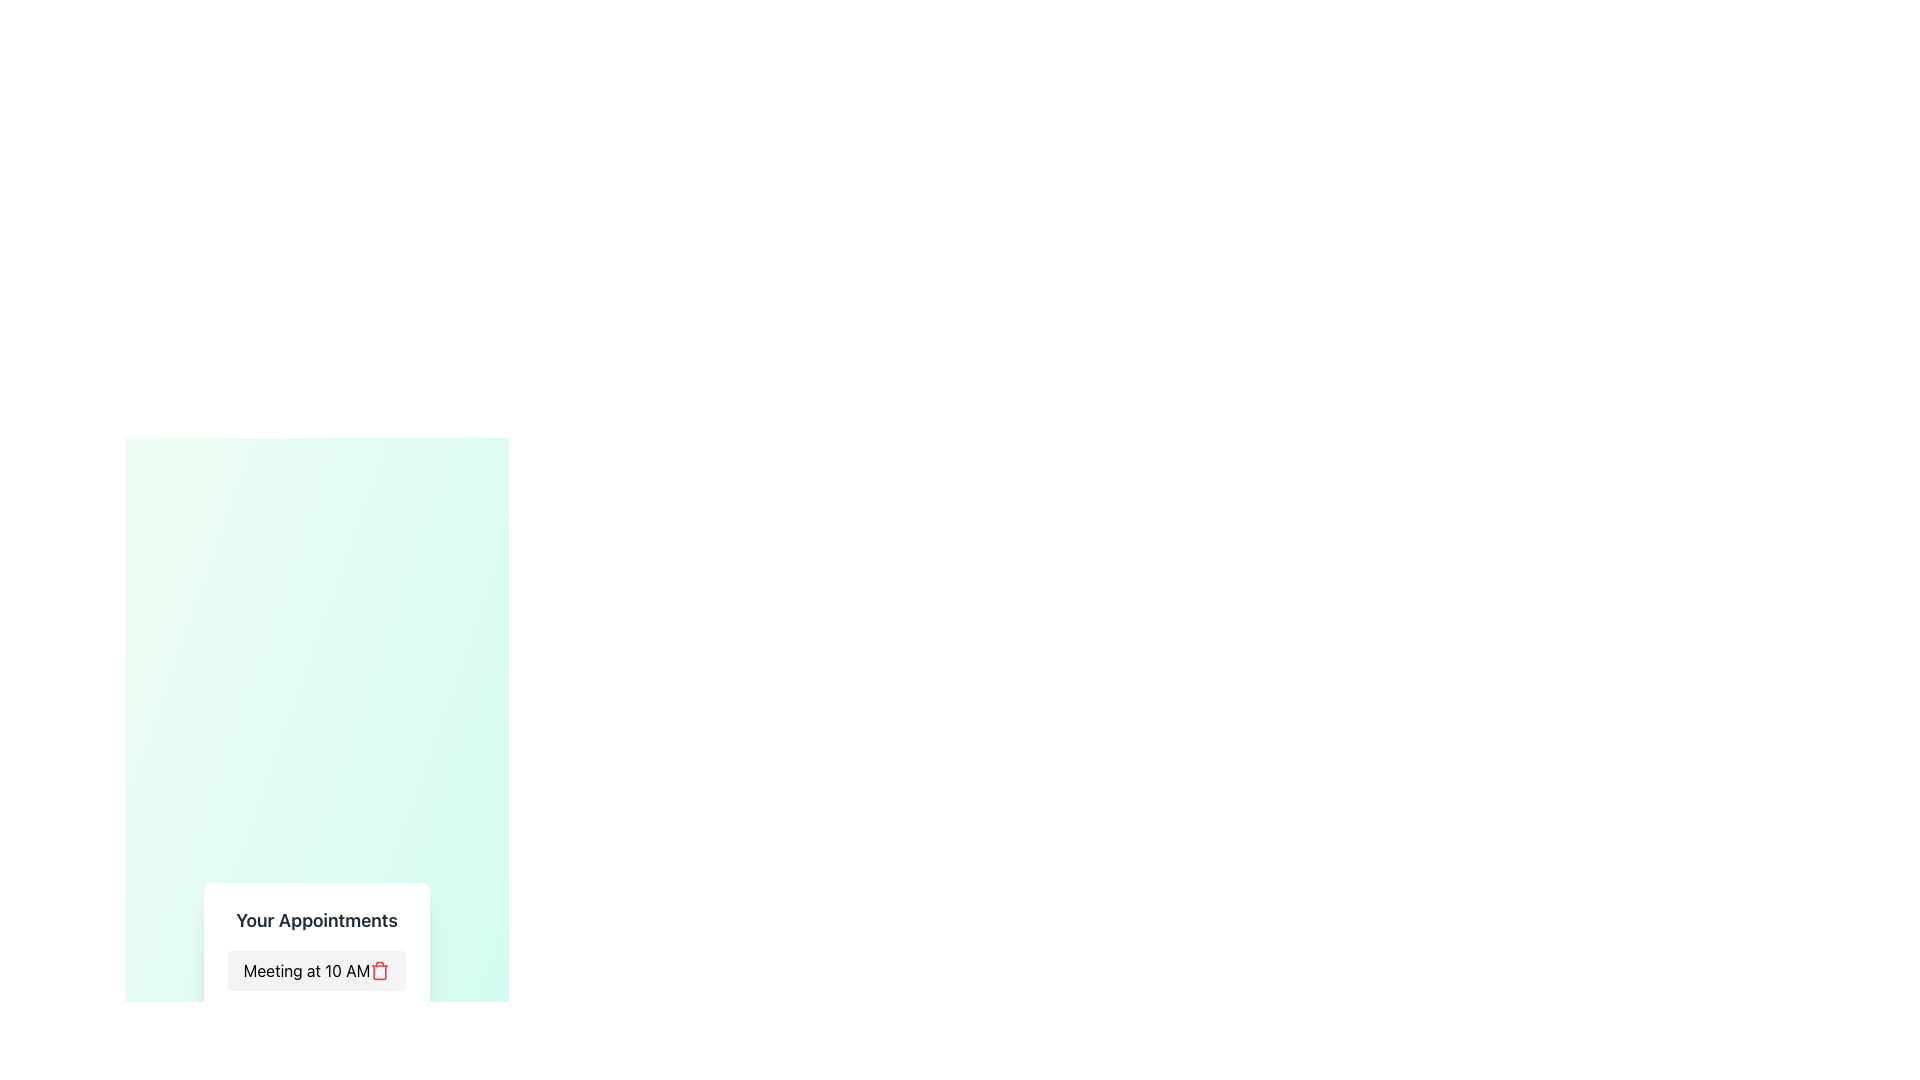 The height and width of the screenshot is (1080, 1920). I want to click on the text label that says 'Your Appointments', which is styled in a bold, large dark gray font and is positioned at the top of a card-like structure, so click(315, 921).